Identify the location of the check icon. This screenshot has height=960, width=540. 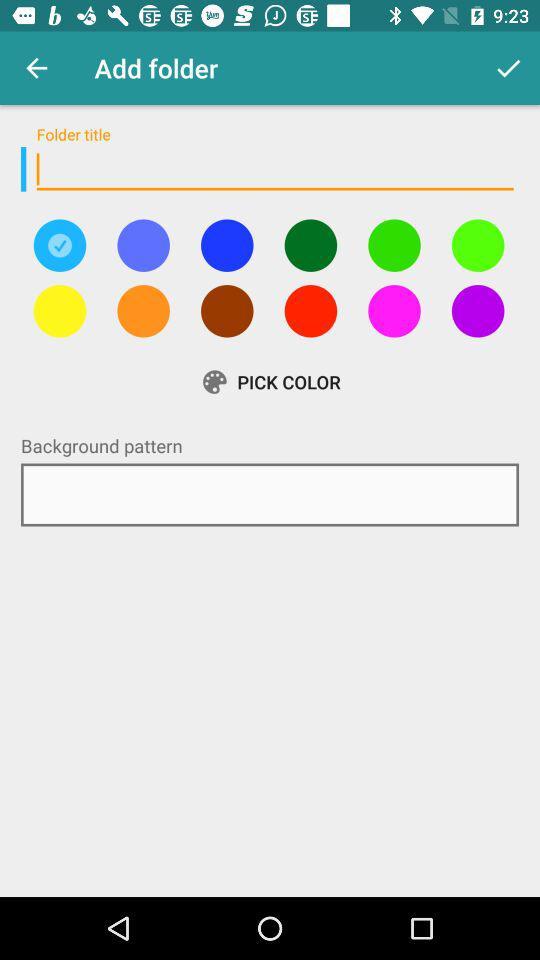
(59, 244).